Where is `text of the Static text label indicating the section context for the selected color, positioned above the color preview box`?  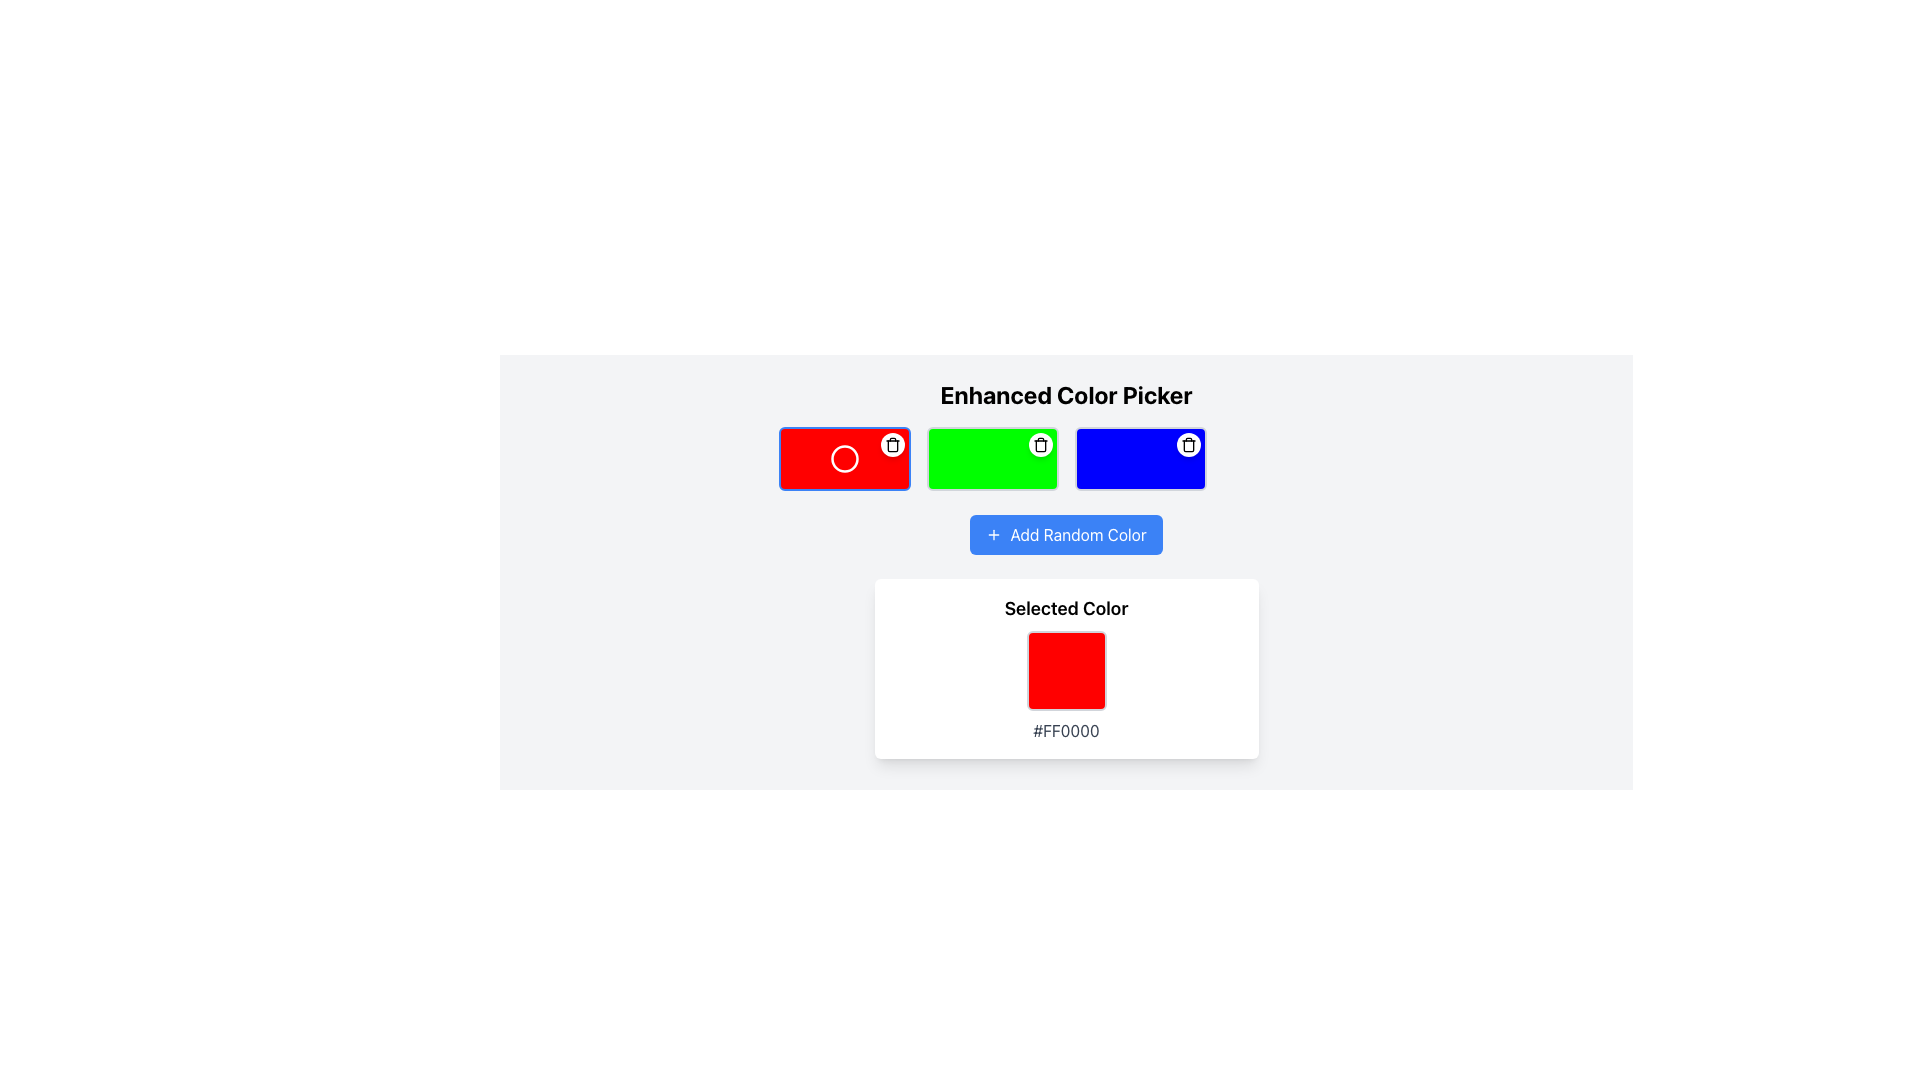
text of the Static text label indicating the section context for the selected color, positioned above the color preview box is located at coordinates (1065, 608).